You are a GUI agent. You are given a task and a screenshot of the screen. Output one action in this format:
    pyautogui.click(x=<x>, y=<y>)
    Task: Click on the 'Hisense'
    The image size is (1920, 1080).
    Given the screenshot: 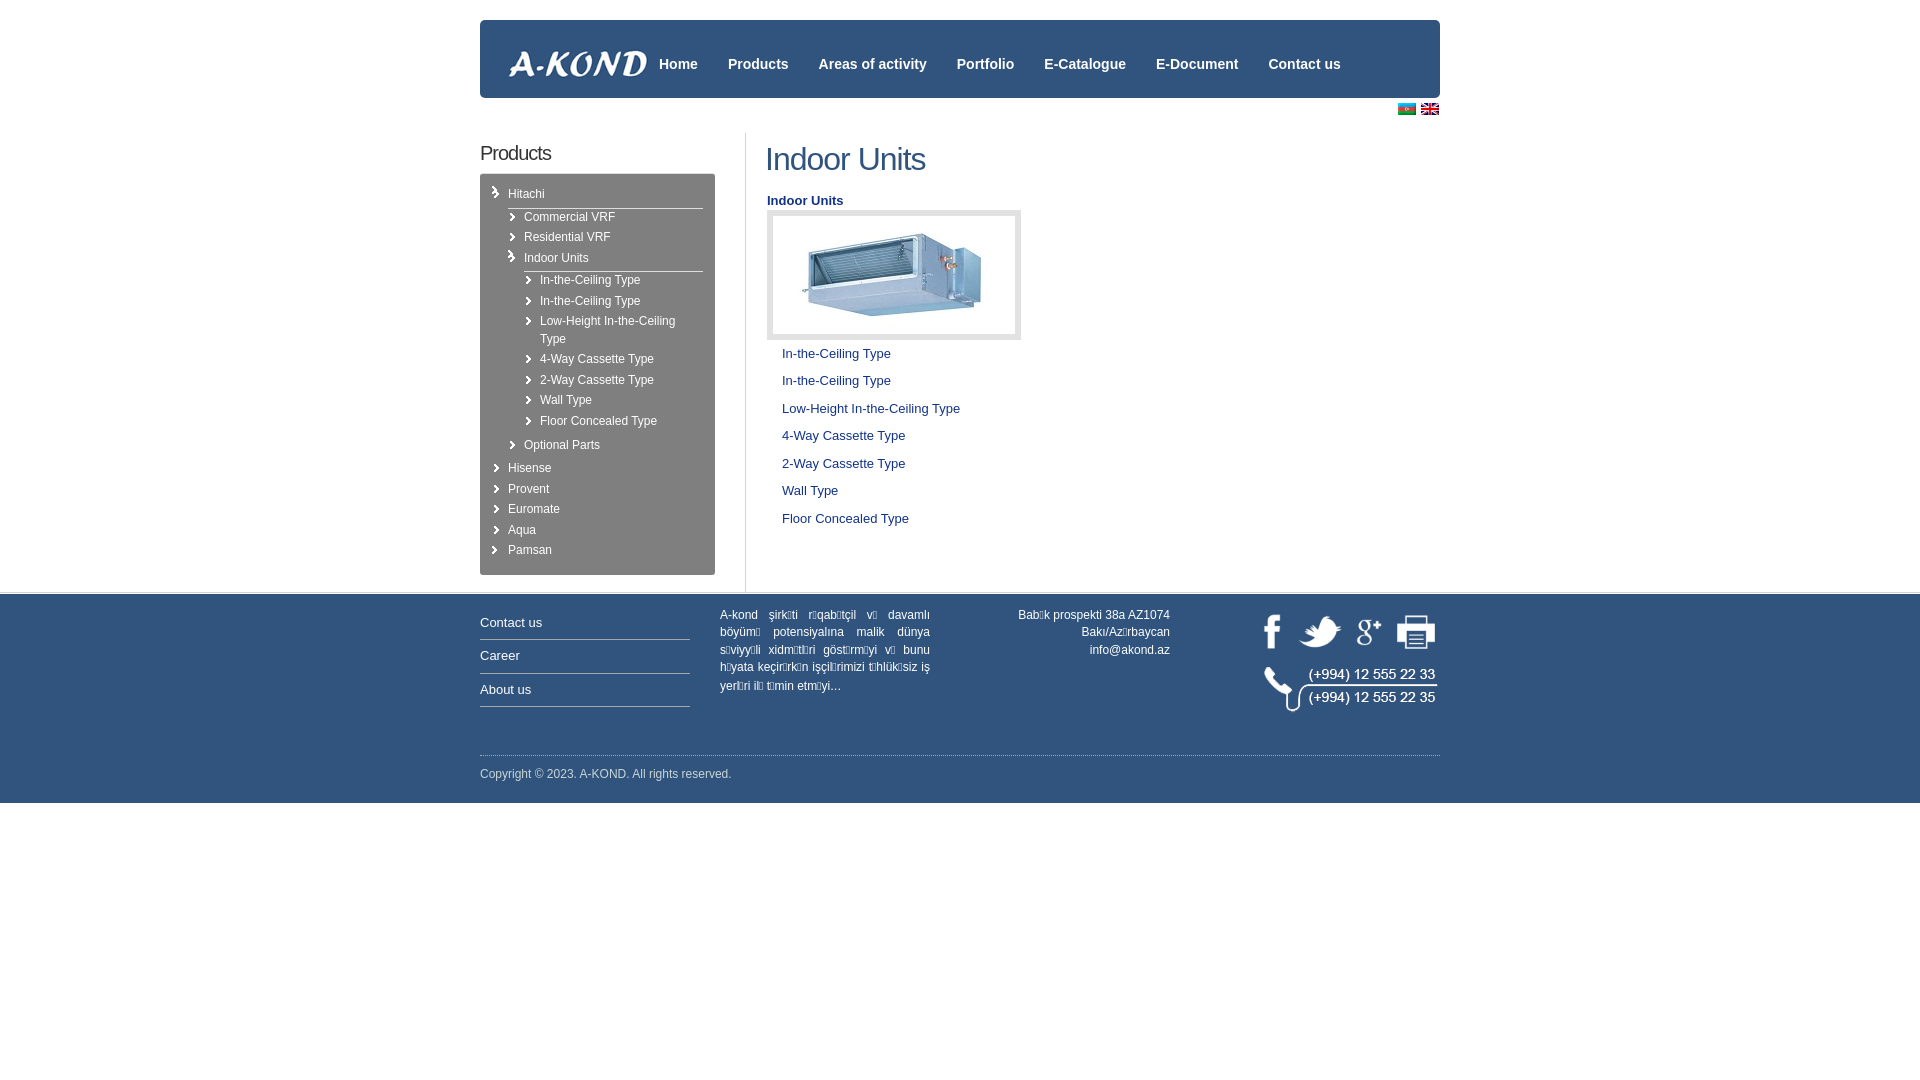 What is the action you would take?
    pyautogui.click(x=529, y=467)
    